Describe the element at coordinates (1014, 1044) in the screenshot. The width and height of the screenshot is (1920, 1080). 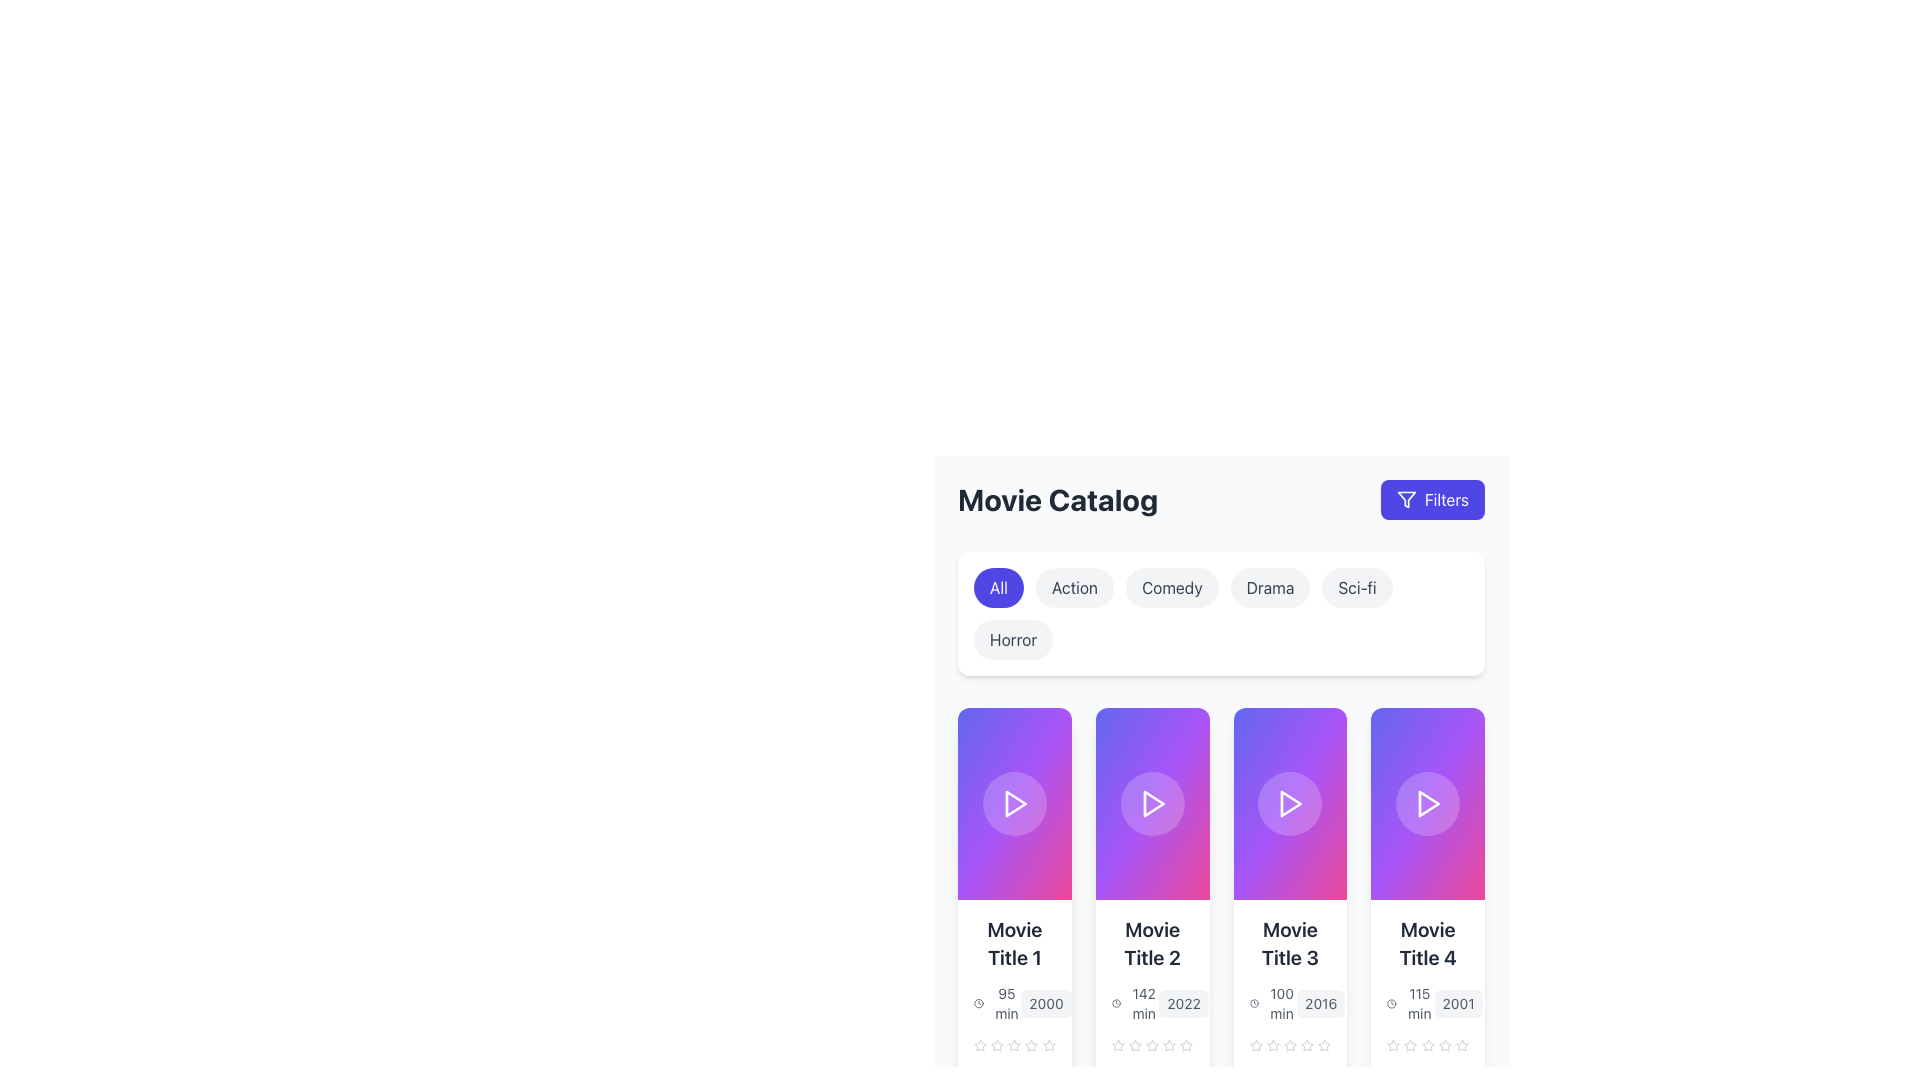
I see `the fourth star-shaped icon button in the rating system below 'Movie Title 1'` at that location.